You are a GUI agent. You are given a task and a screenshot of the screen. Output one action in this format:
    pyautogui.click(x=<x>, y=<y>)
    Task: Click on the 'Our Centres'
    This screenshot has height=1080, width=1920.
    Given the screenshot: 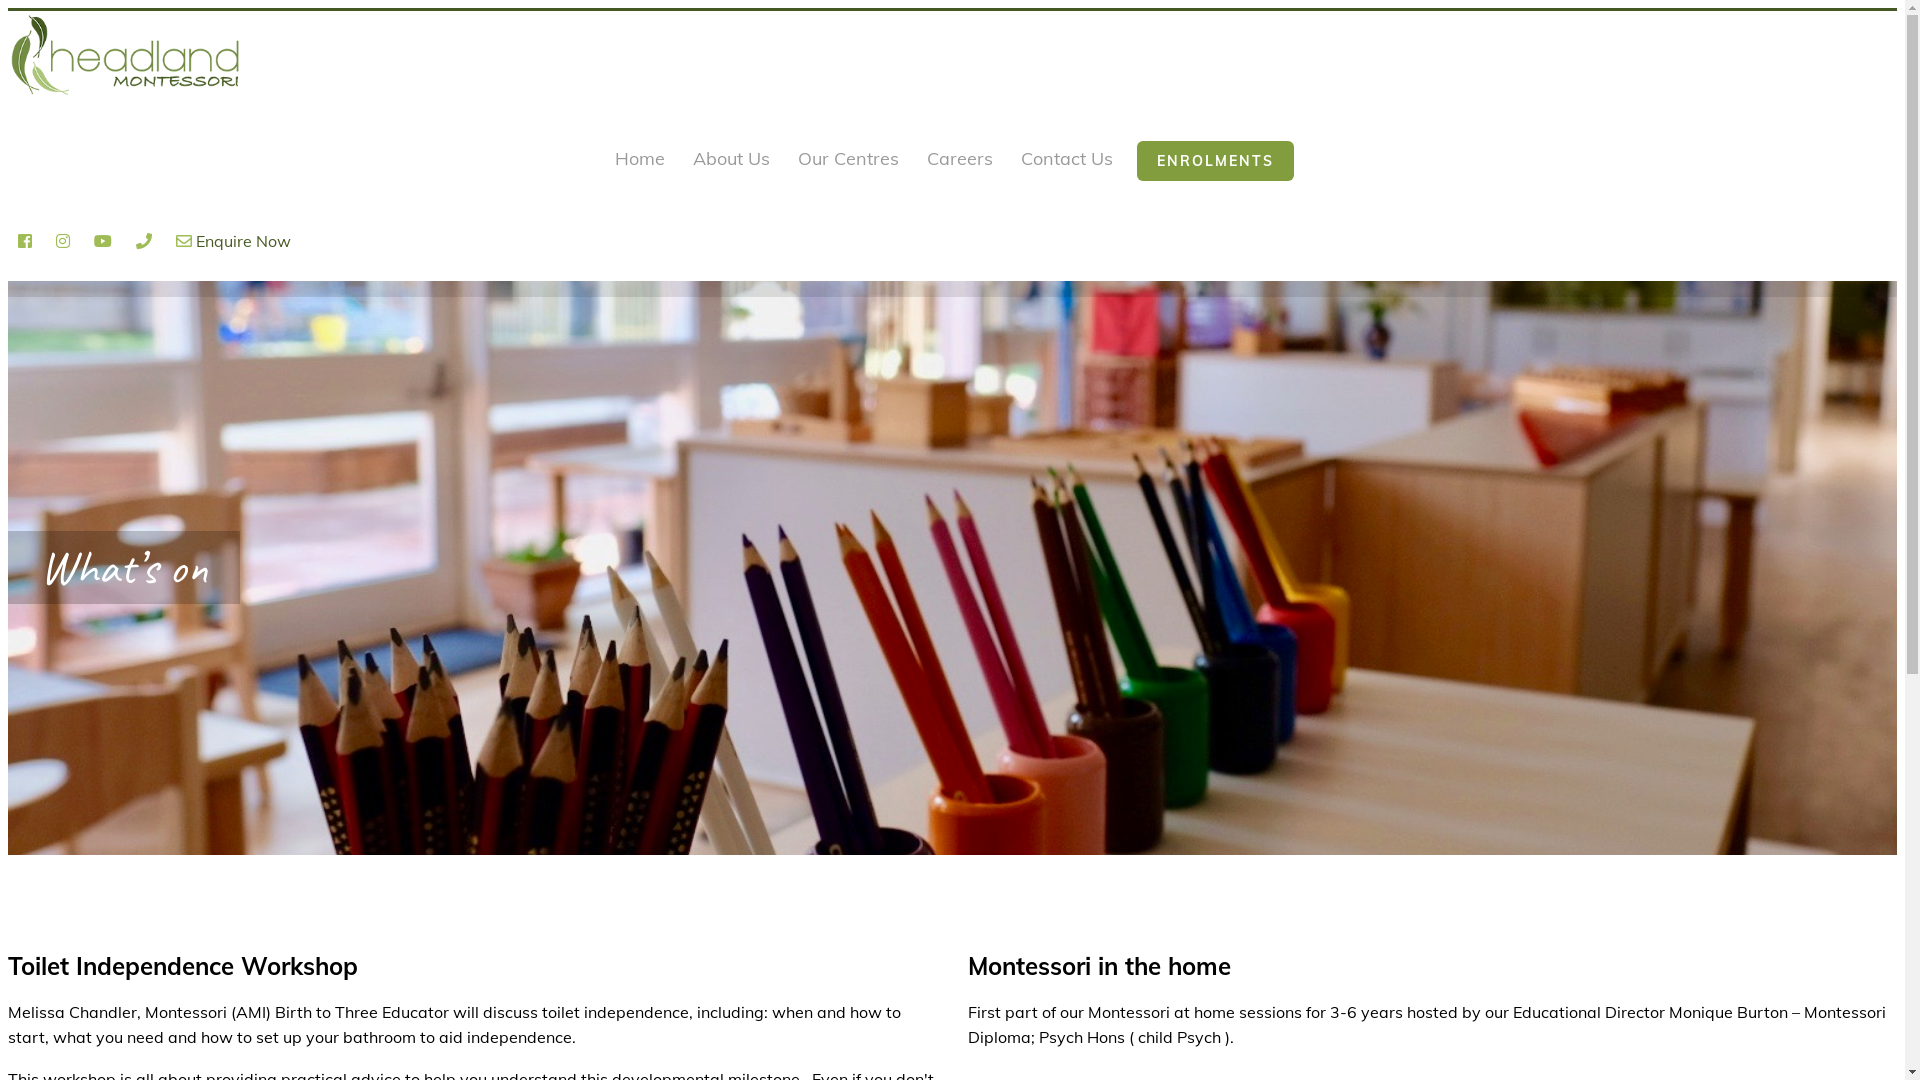 What is the action you would take?
    pyautogui.click(x=792, y=160)
    